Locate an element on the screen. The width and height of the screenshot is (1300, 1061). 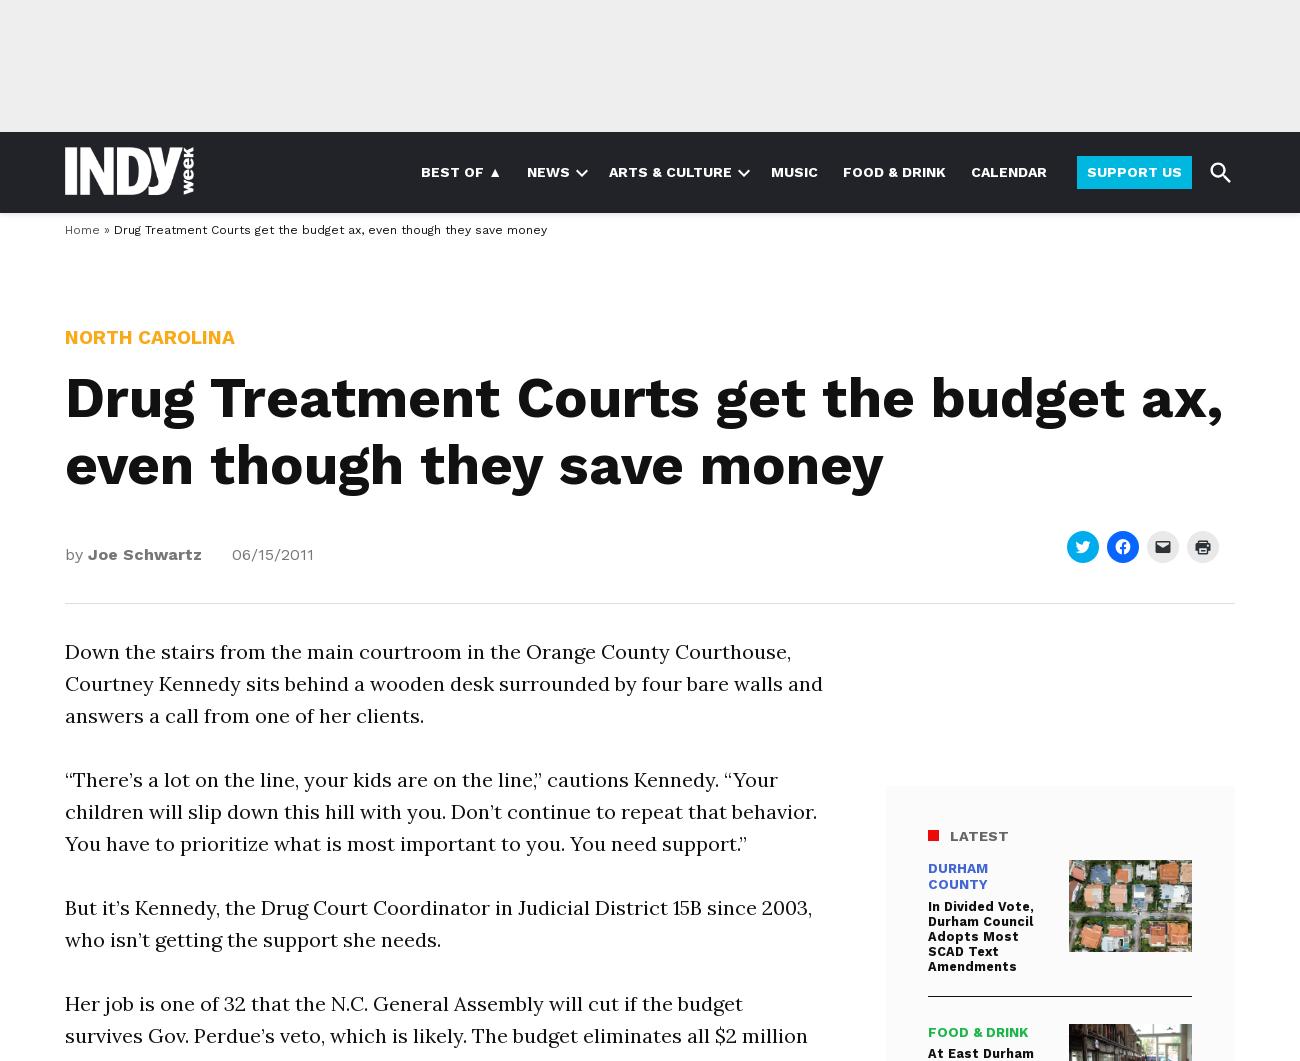
'But it’s Kennedy, the Drug Court Coordinator in Judicial District 15B since 2003, who isn’t getting the support she needs.' is located at coordinates (437, 921).